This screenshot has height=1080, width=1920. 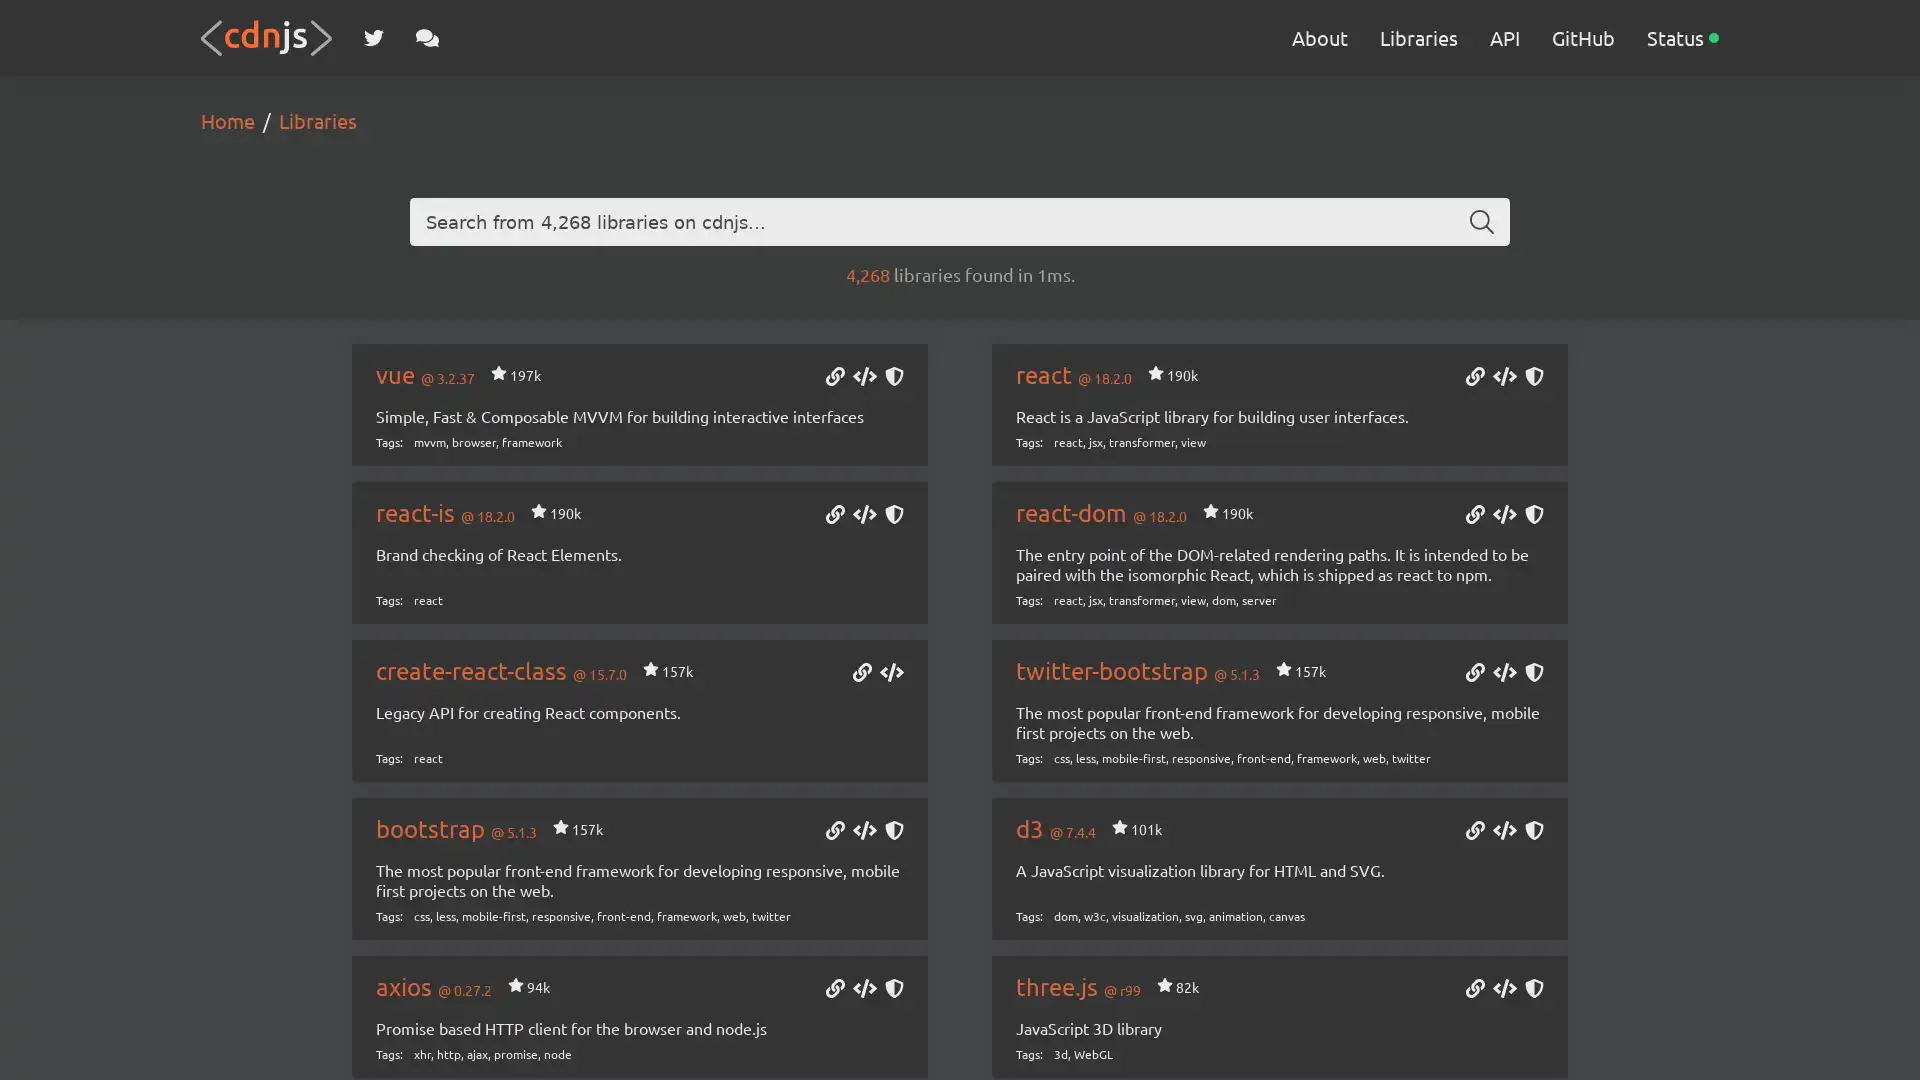 I want to click on Copy Script Tag, so click(x=1503, y=378).